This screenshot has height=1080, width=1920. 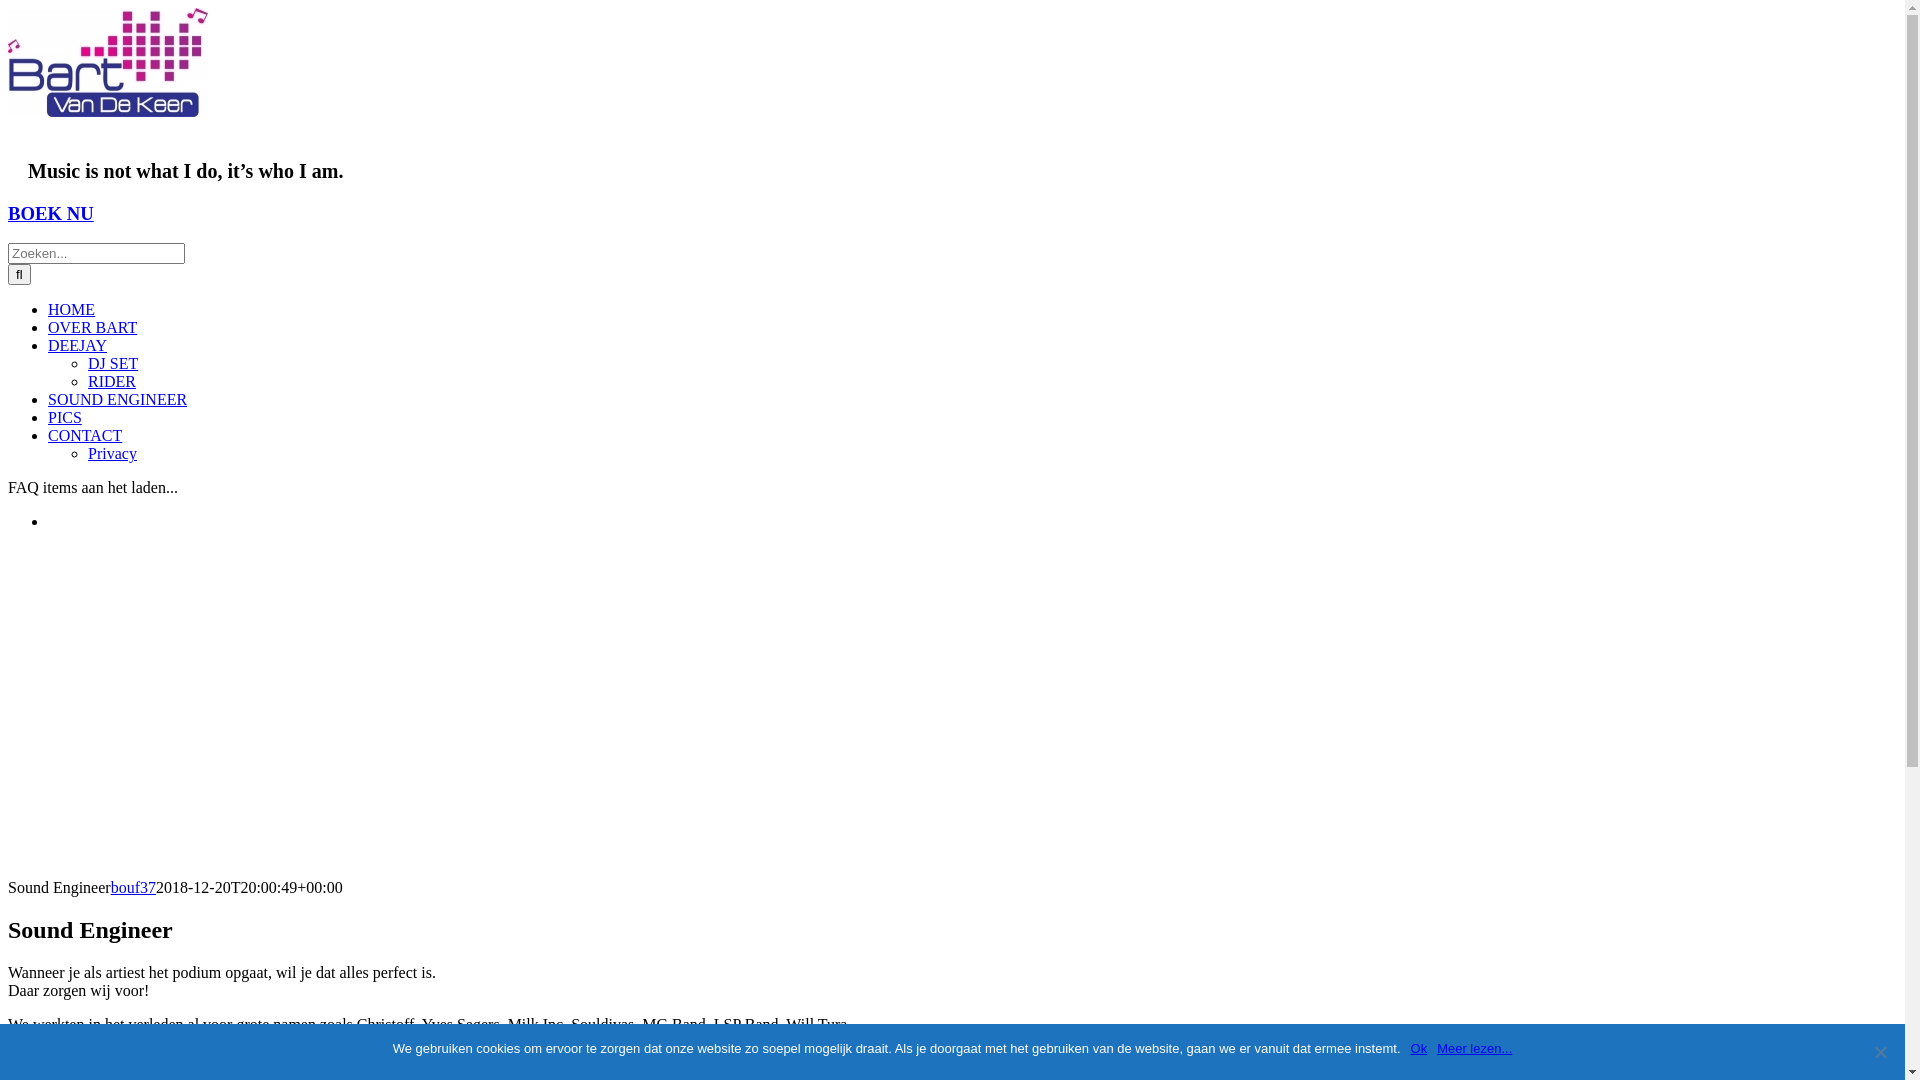 I want to click on 'DEEJAY', so click(x=48, y=344).